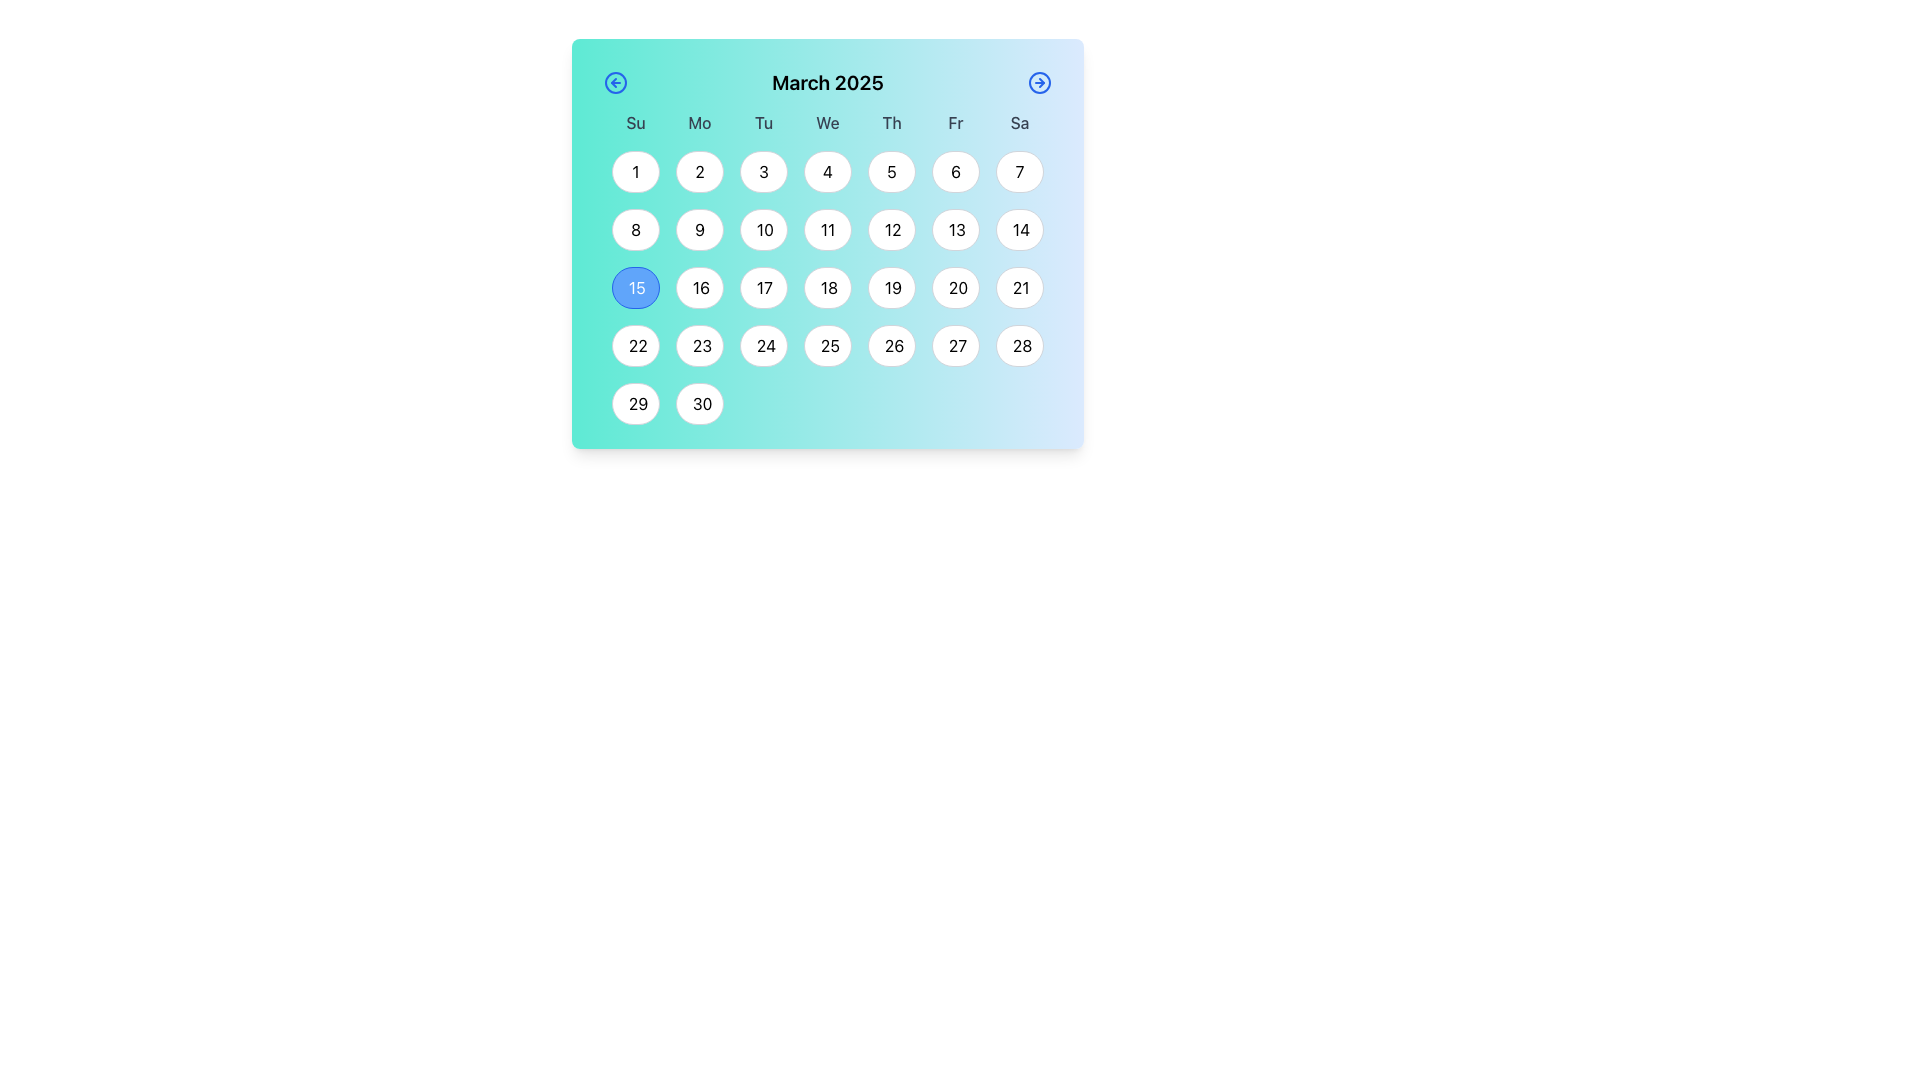  I want to click on the date button '19', so click(891, 288).